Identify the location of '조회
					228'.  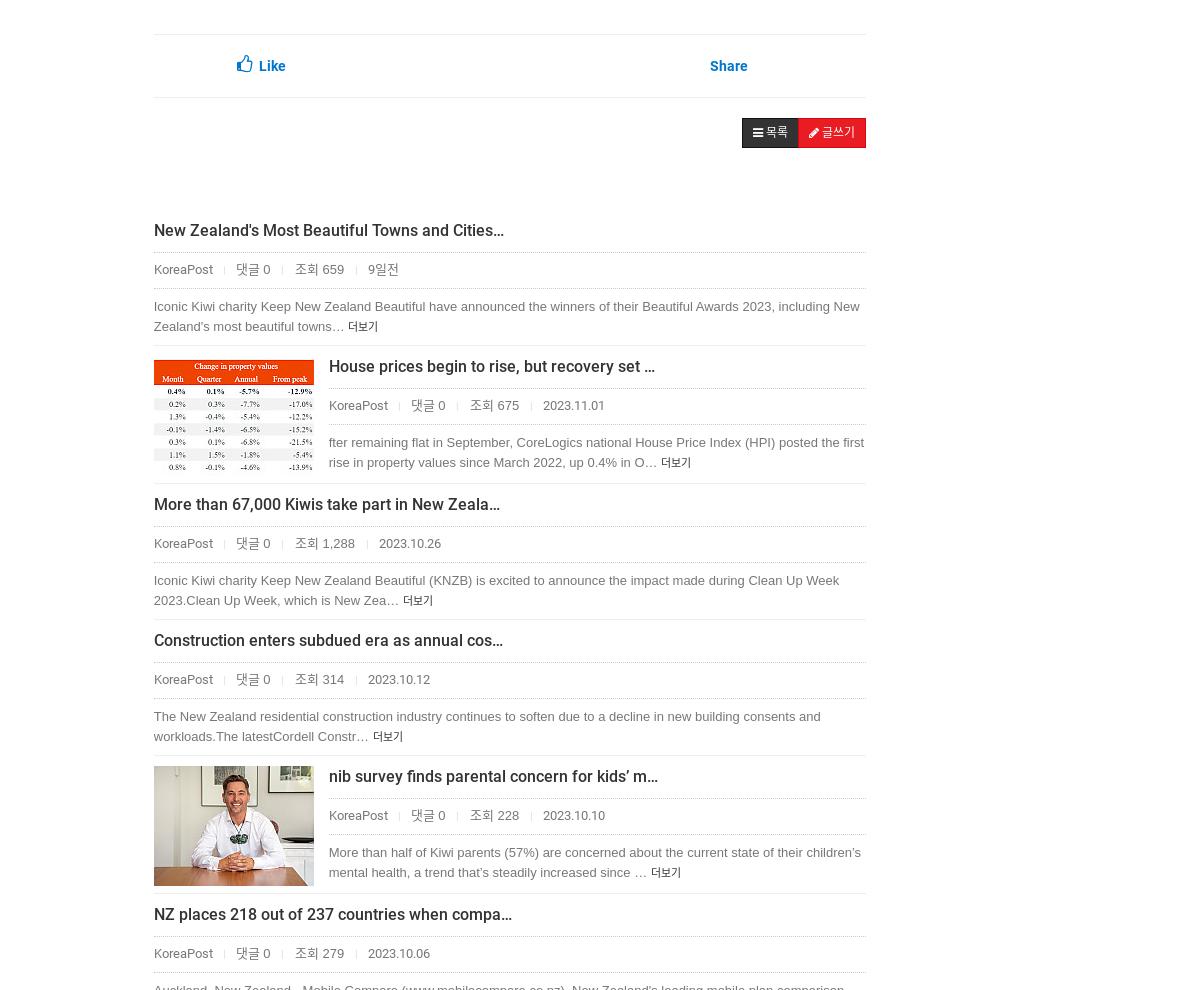
(493, 814).